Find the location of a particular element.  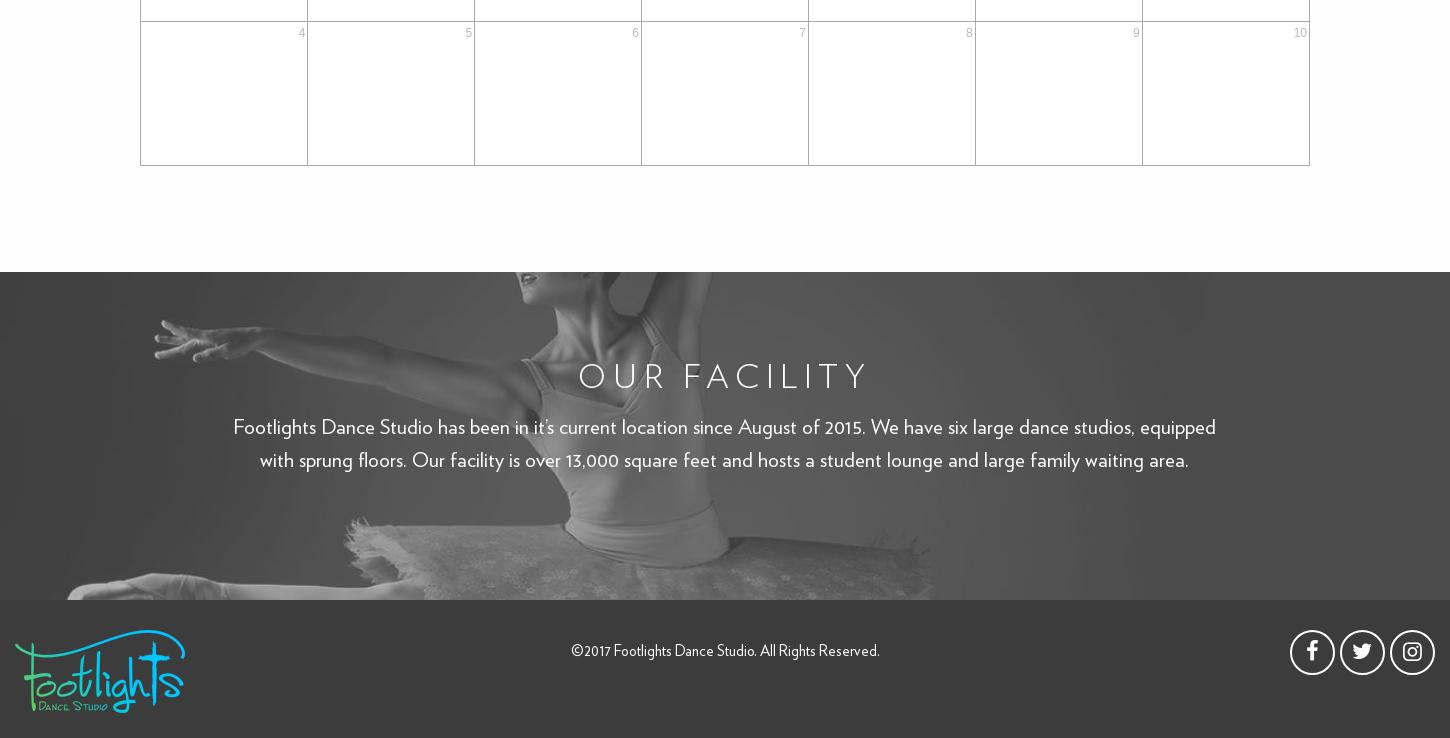

'Footlights Dance Studio has been in it’s current location since August of 2015. We have six large dance studios, equipped with sprung floors. Our facility is over 13,000 square feet and hosts a student lounge and large family waiting area.' is located at coordinates (723, 442).